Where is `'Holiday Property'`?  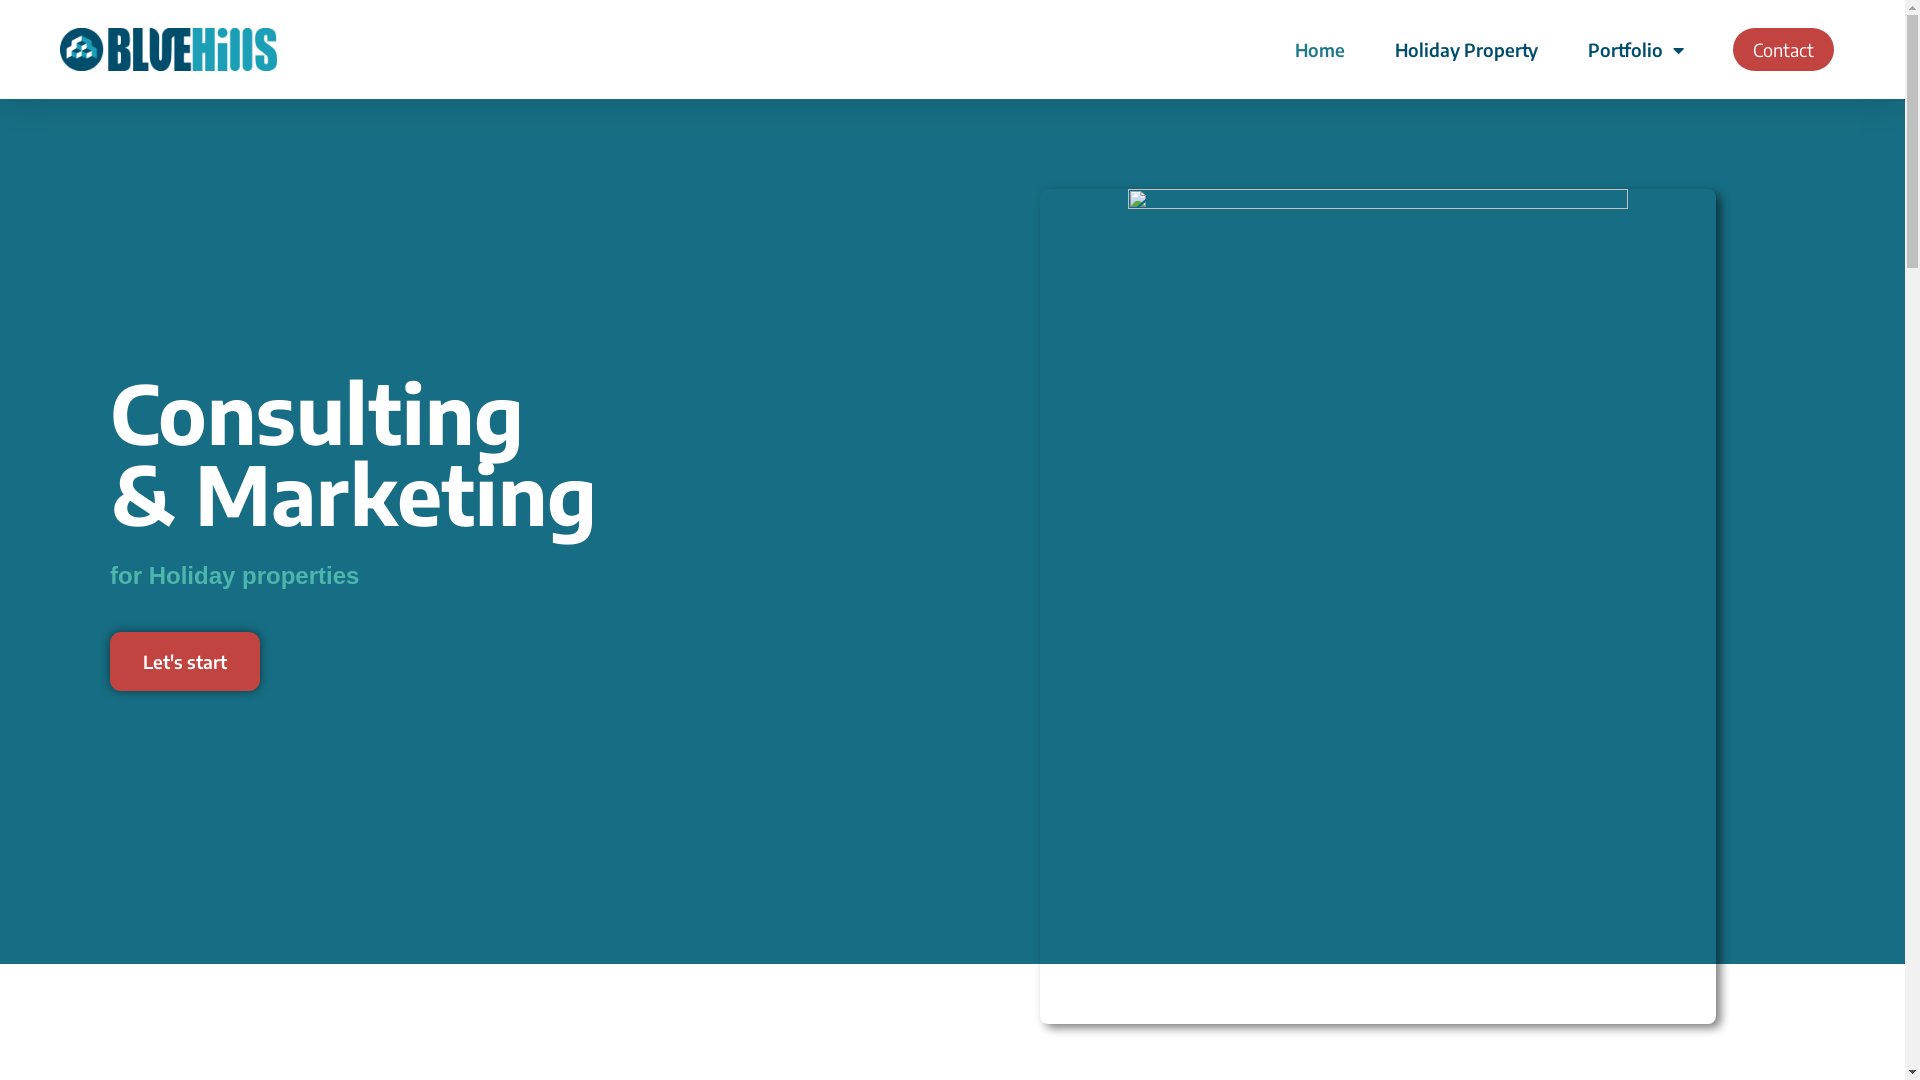
'Holiday Property' is located at coordinates (1394, 48).